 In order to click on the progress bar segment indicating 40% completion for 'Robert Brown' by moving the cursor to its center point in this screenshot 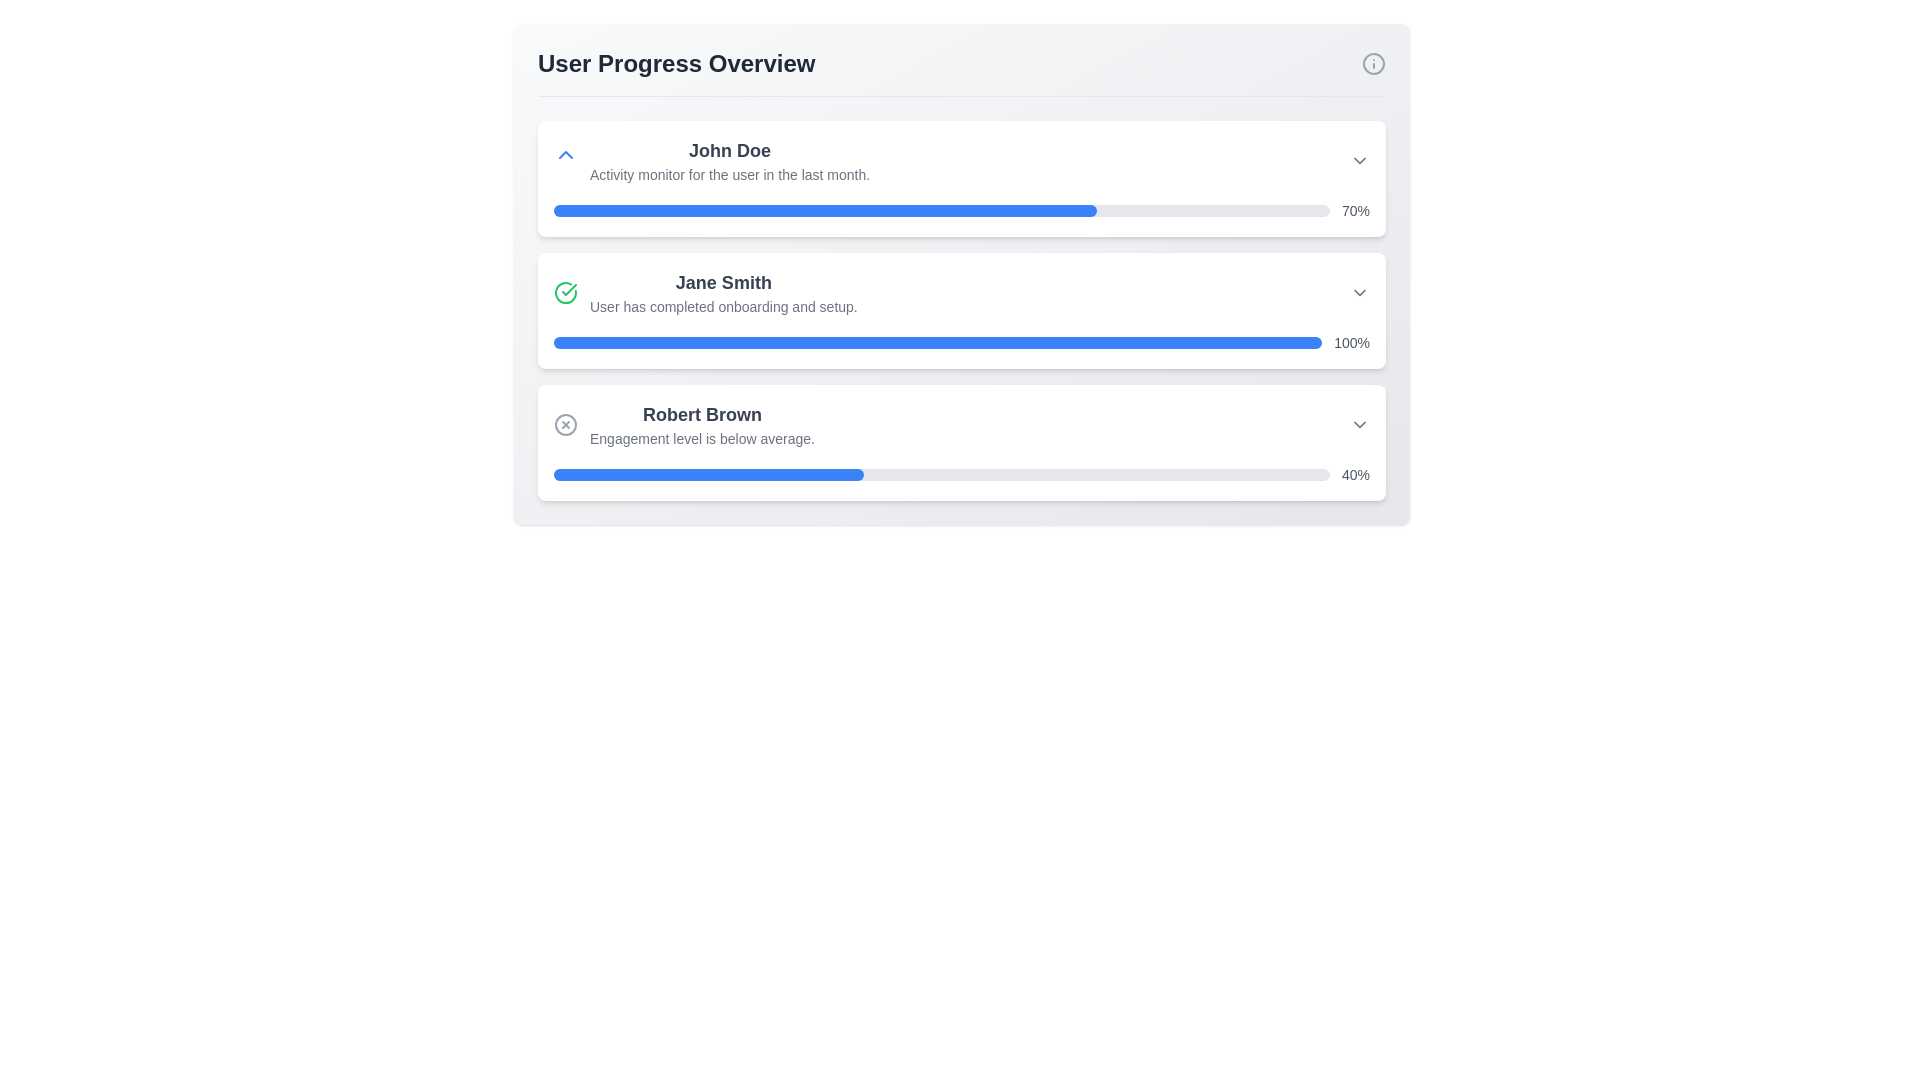, I will do `click(709, 474)`.